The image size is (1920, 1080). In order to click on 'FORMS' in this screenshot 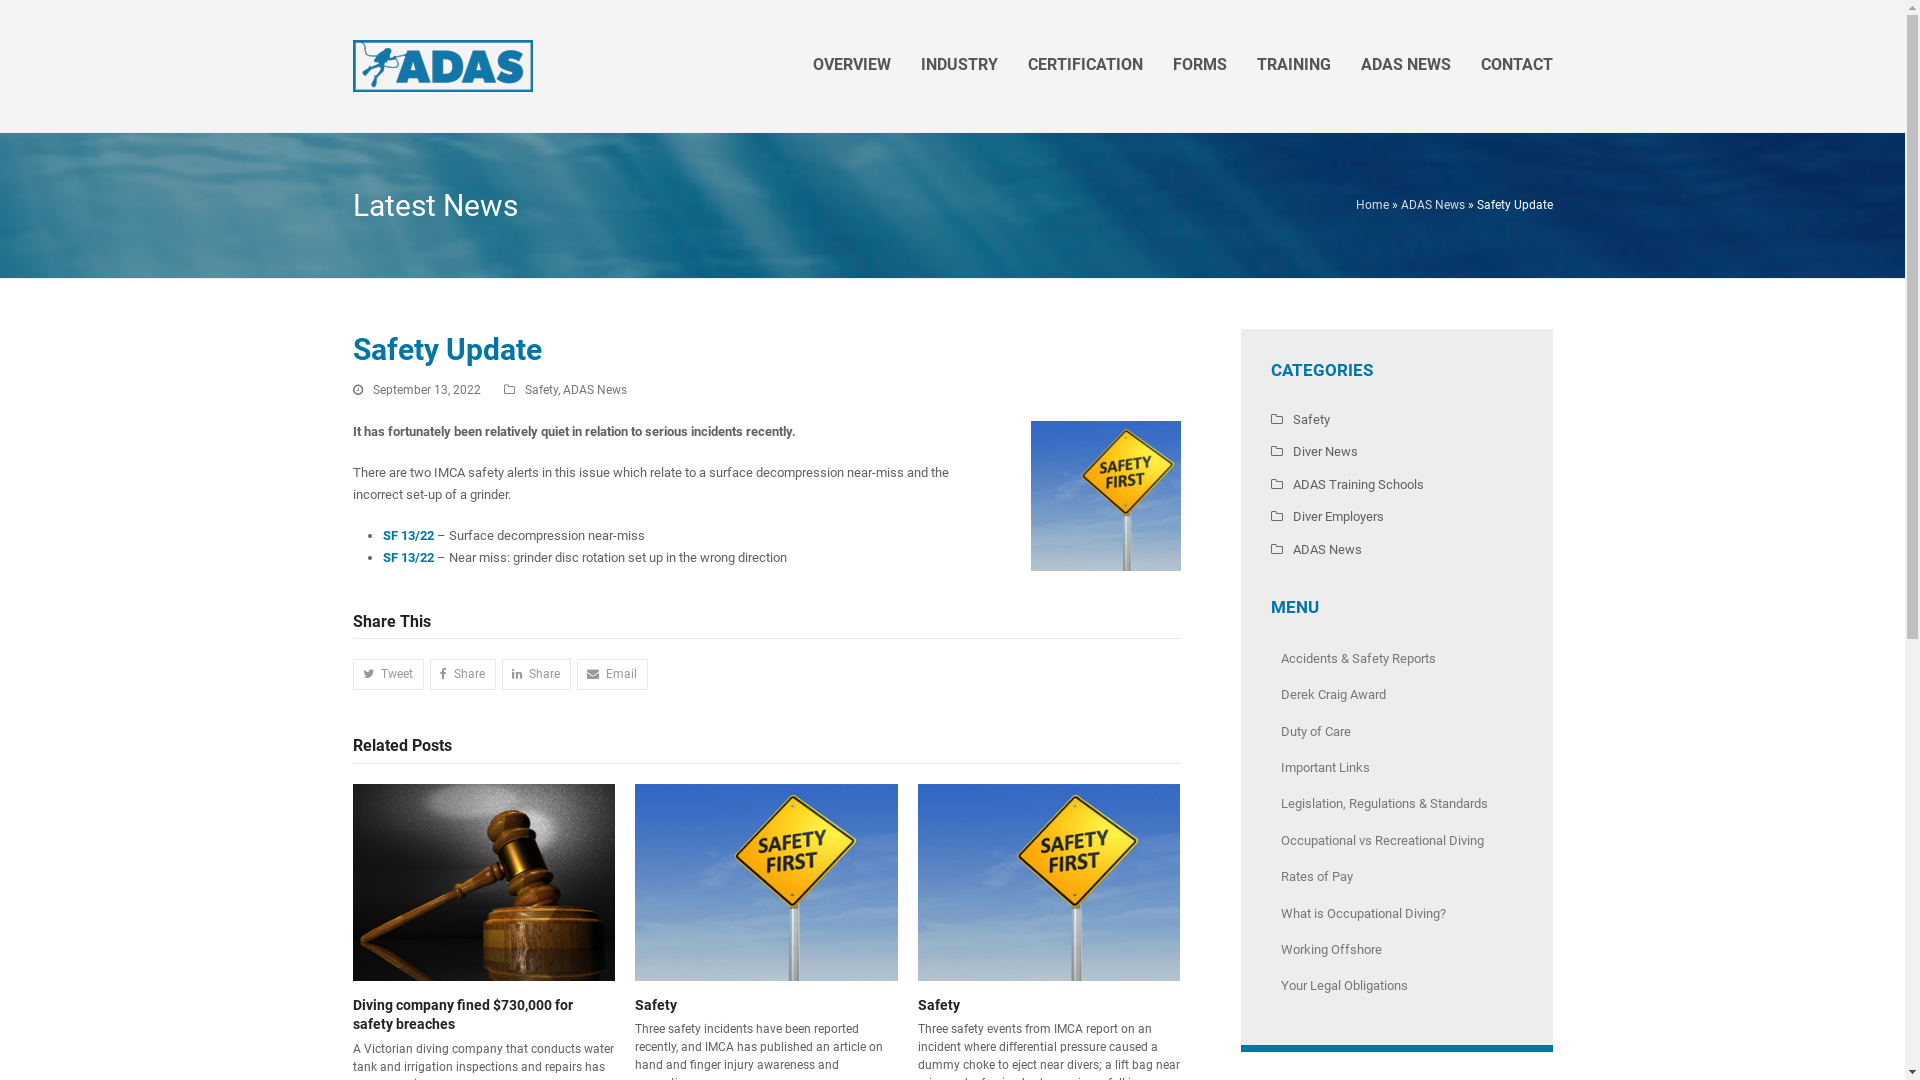, I will do `click(1200, 64)`.